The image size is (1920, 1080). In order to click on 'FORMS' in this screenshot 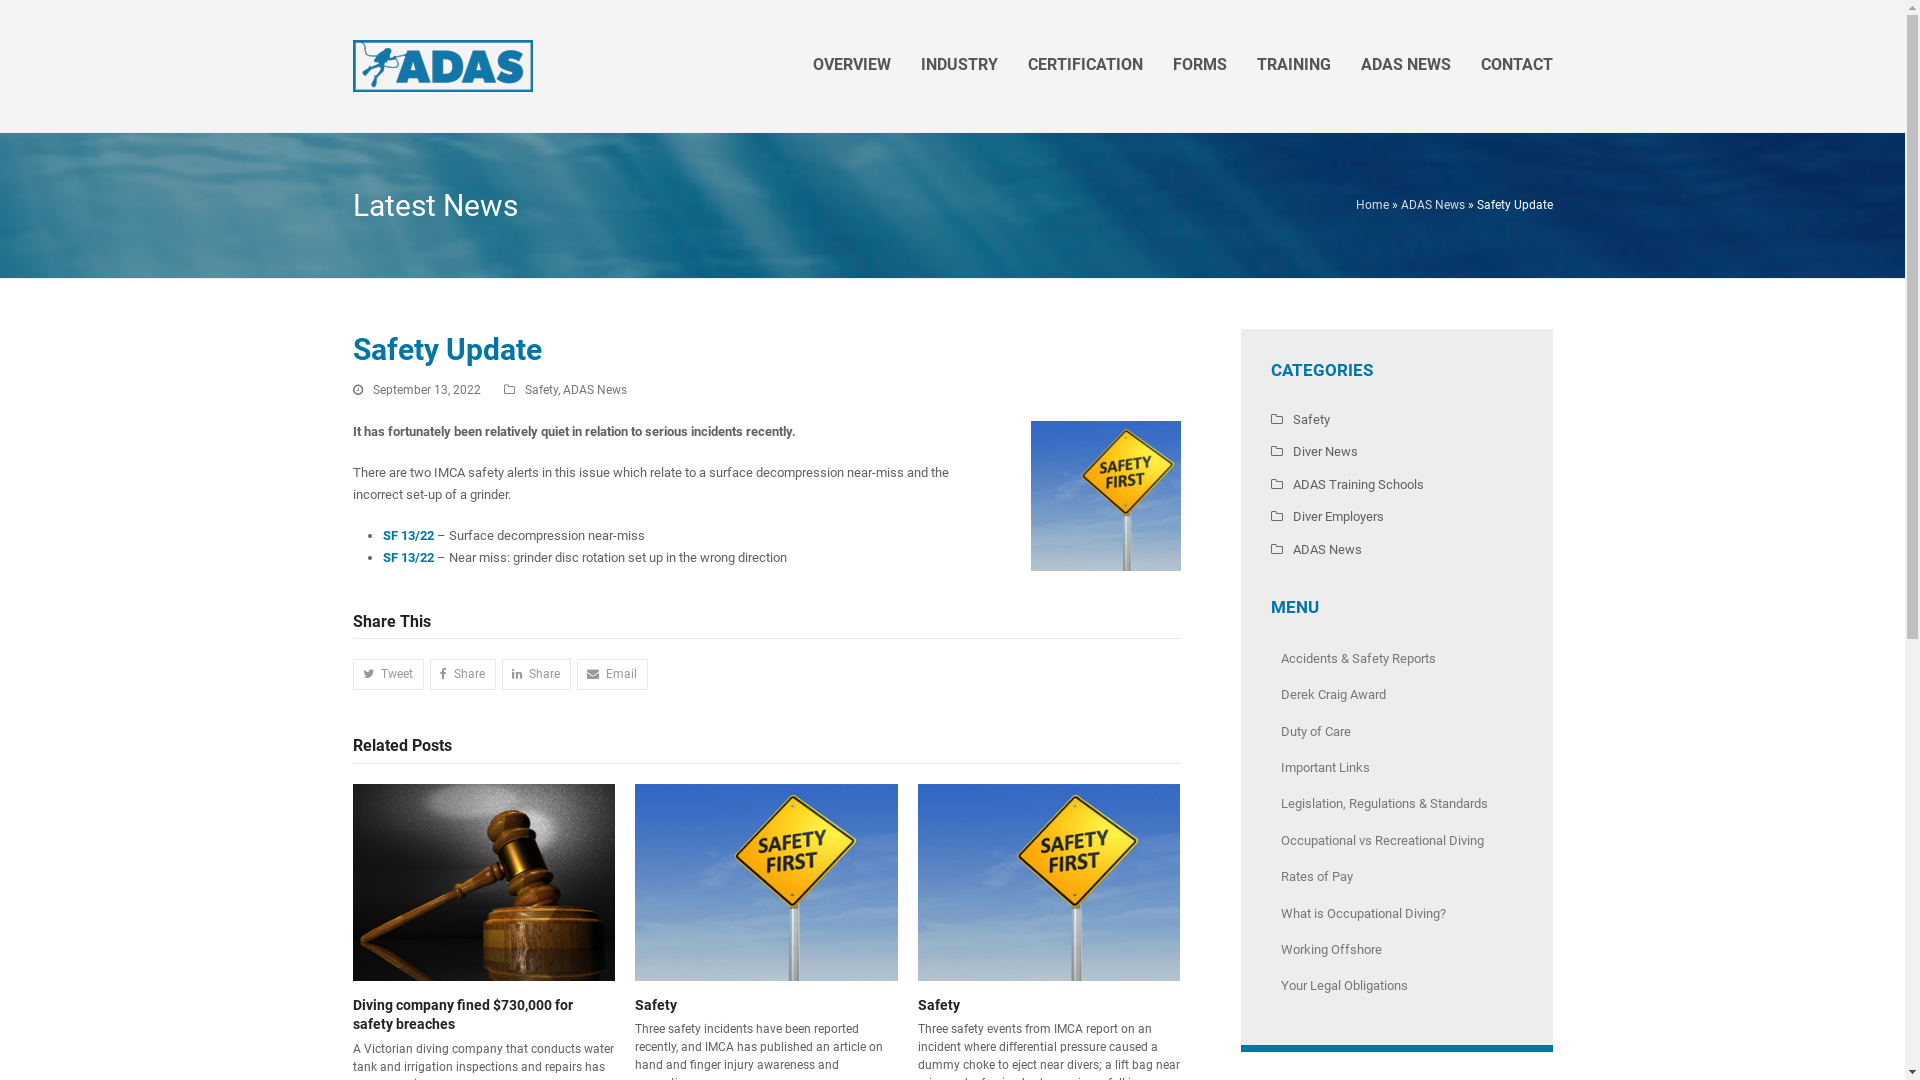, I will do `click(1200, 64)`.